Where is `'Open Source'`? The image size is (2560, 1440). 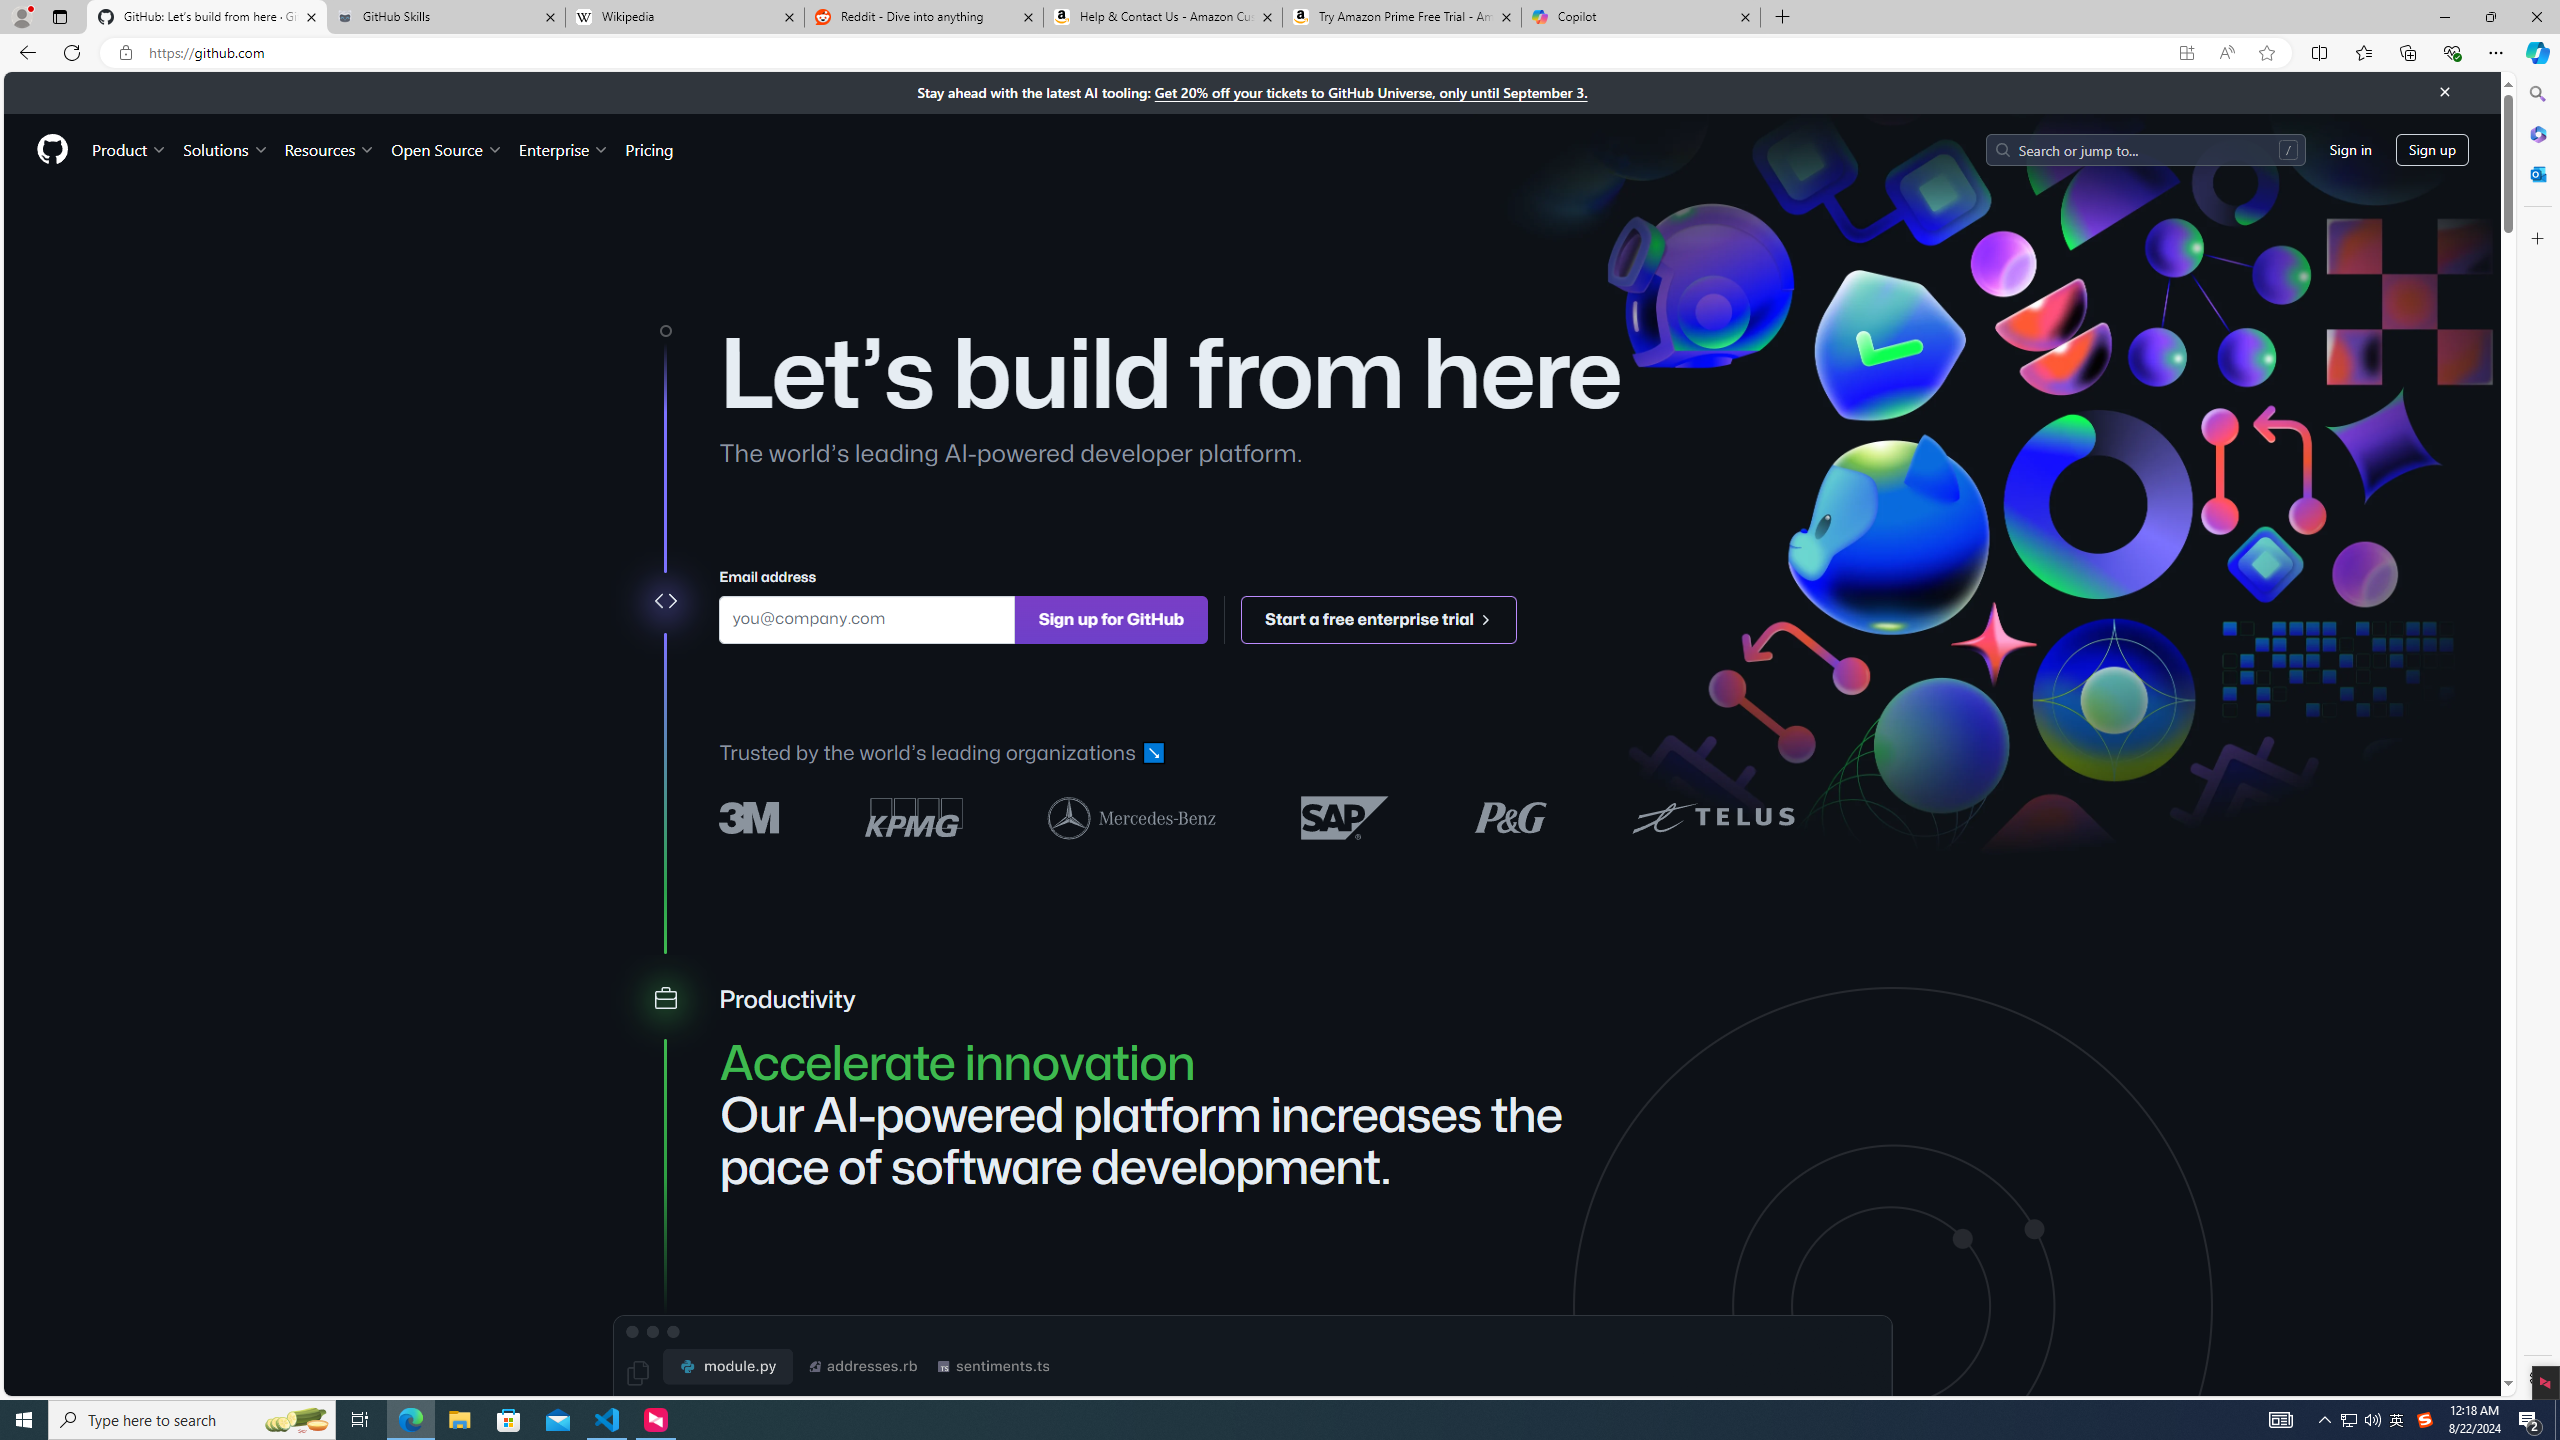
'Open Source' is located at coordinates (448, 149).